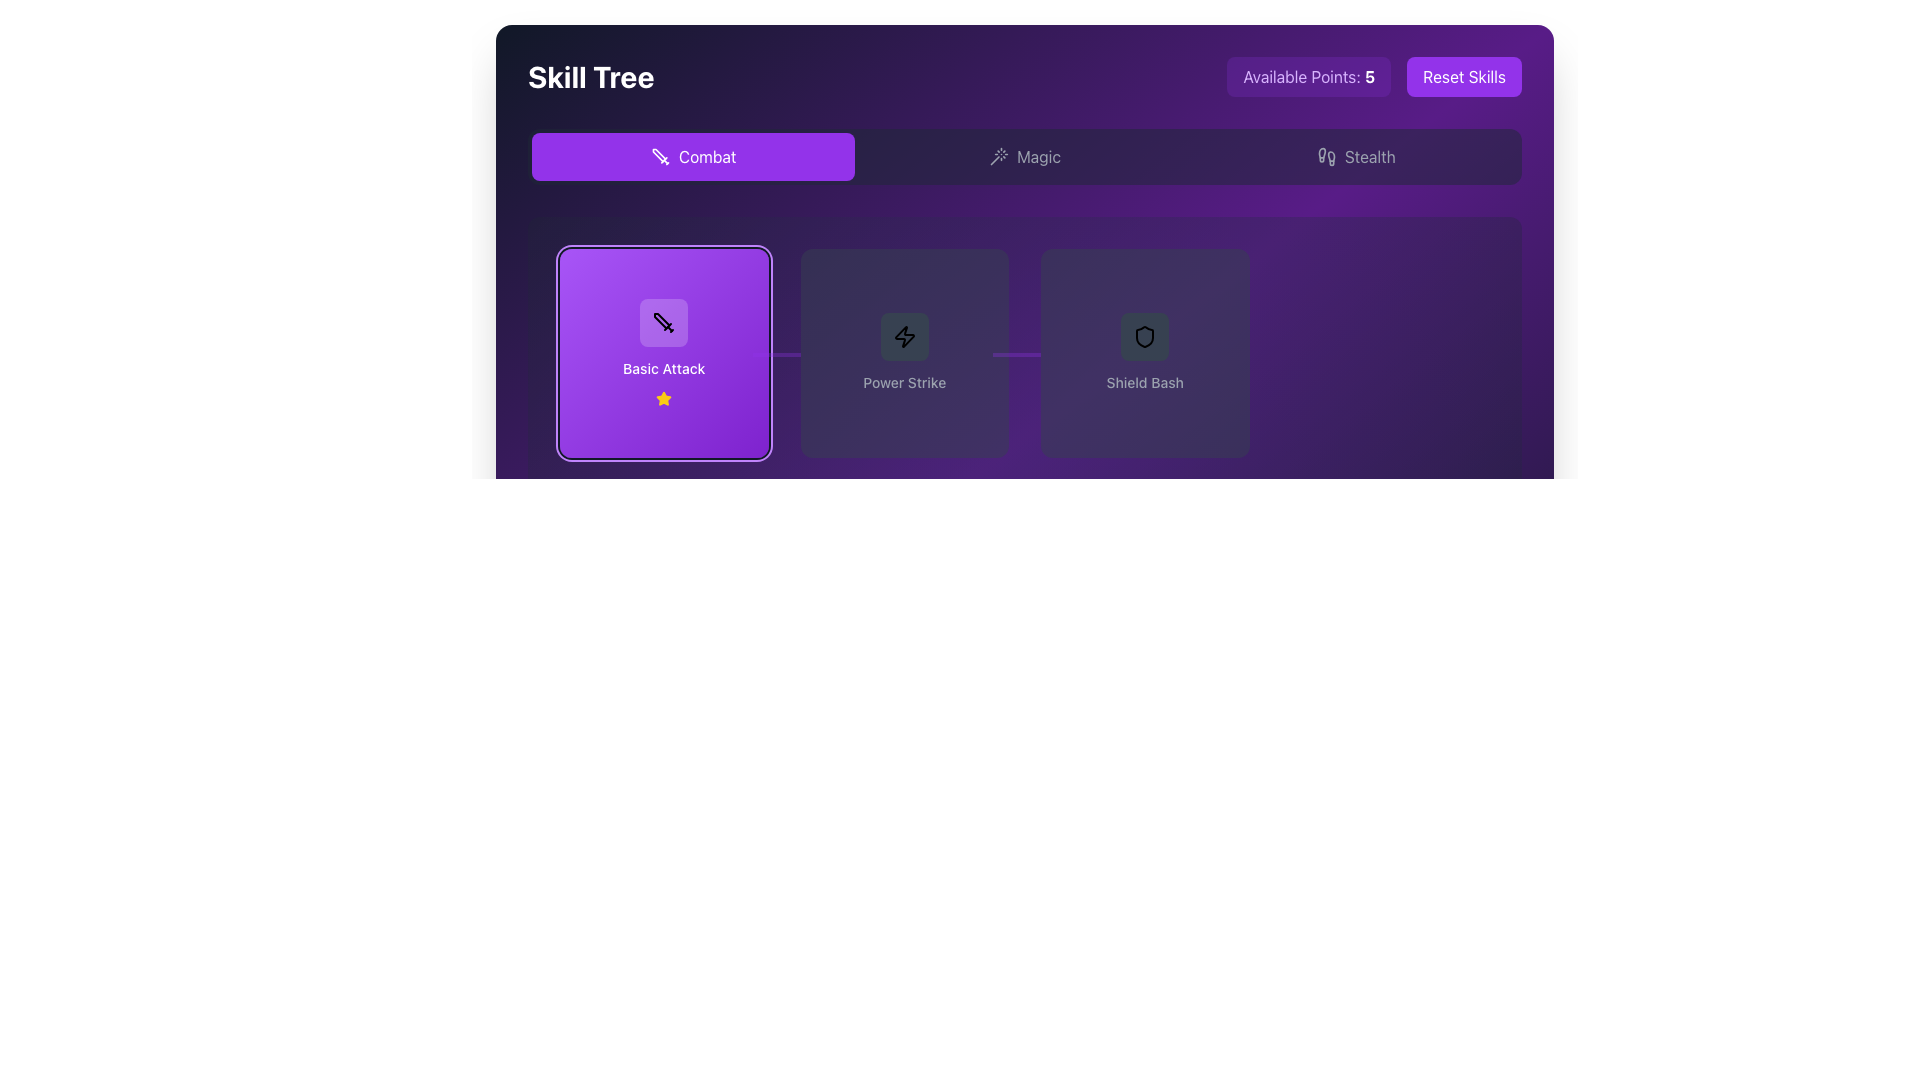 The image size is (1920, 1080). I want to click on the 'Basic Attack' skill icon located on the first card, so click(664, 322).